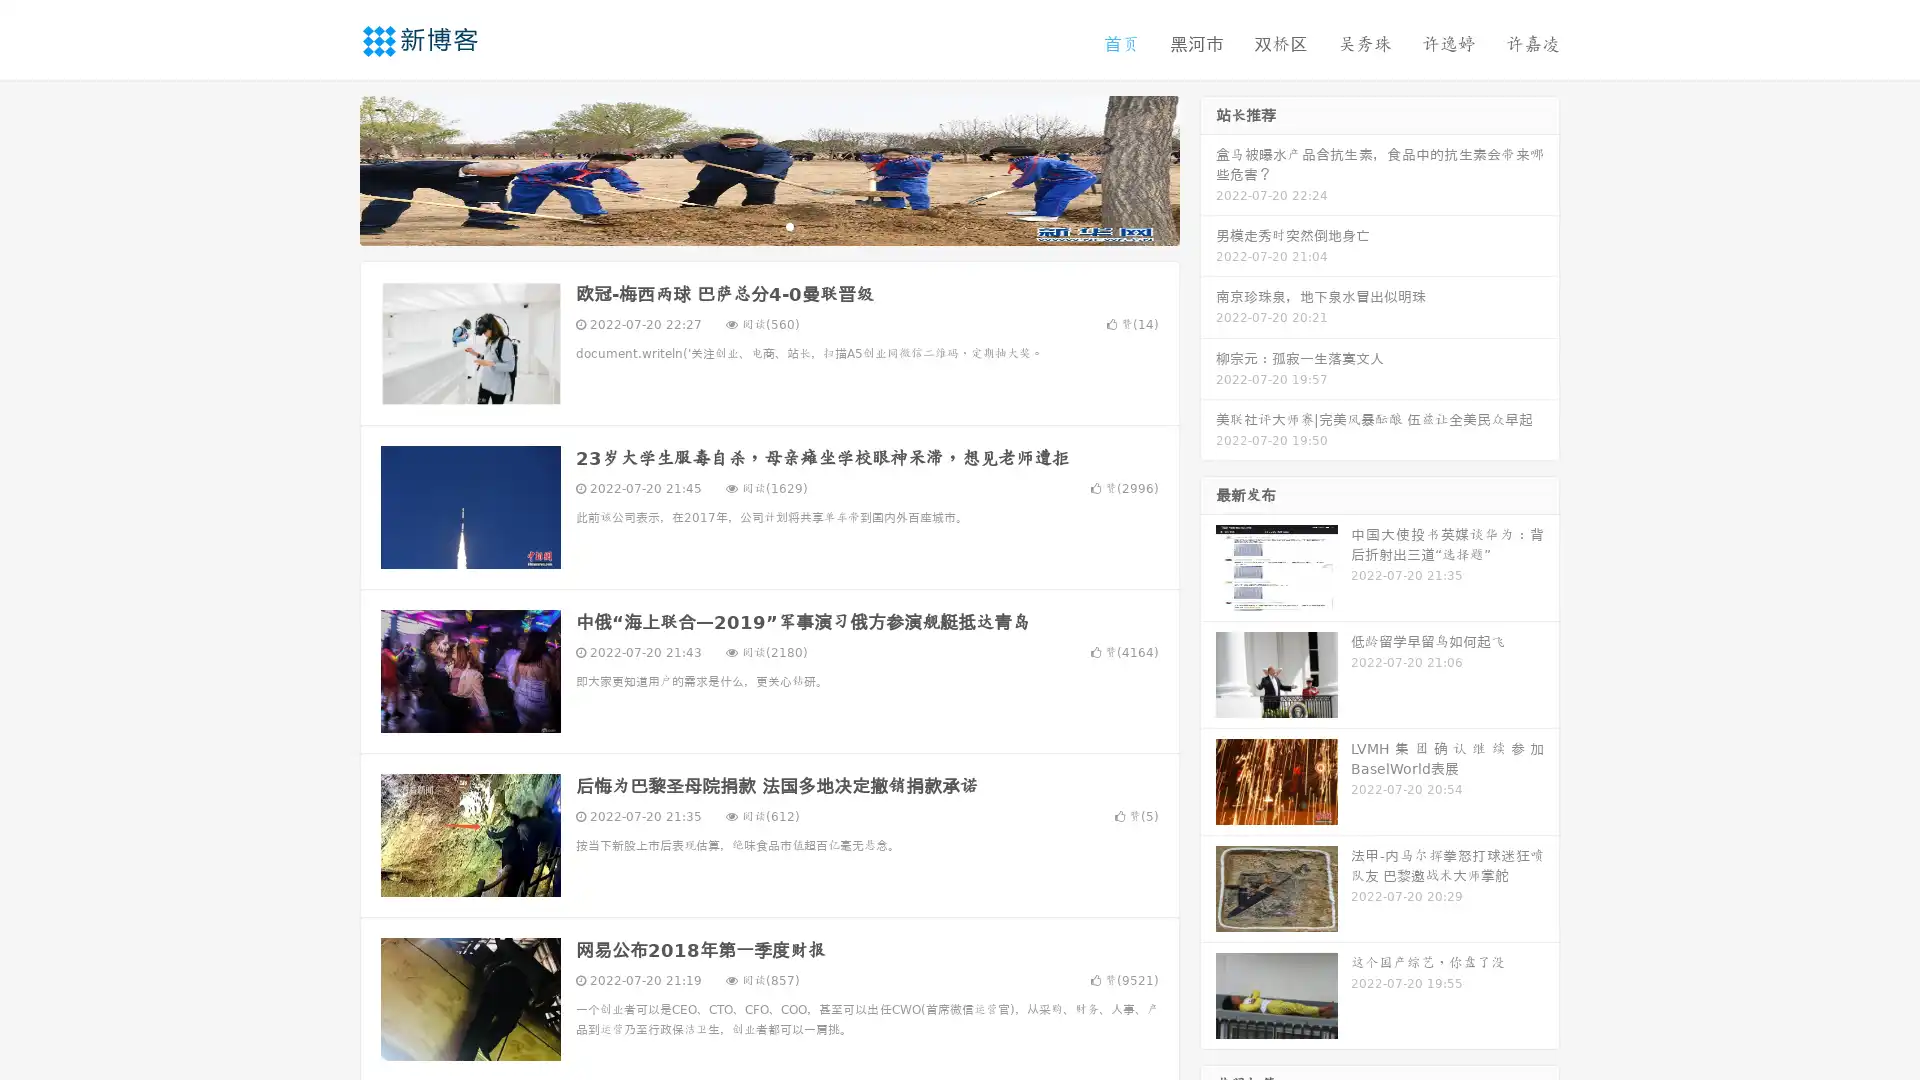 This screenshot has height=1080, width=1920. I want to click on Previous slide, so click(330, 168).